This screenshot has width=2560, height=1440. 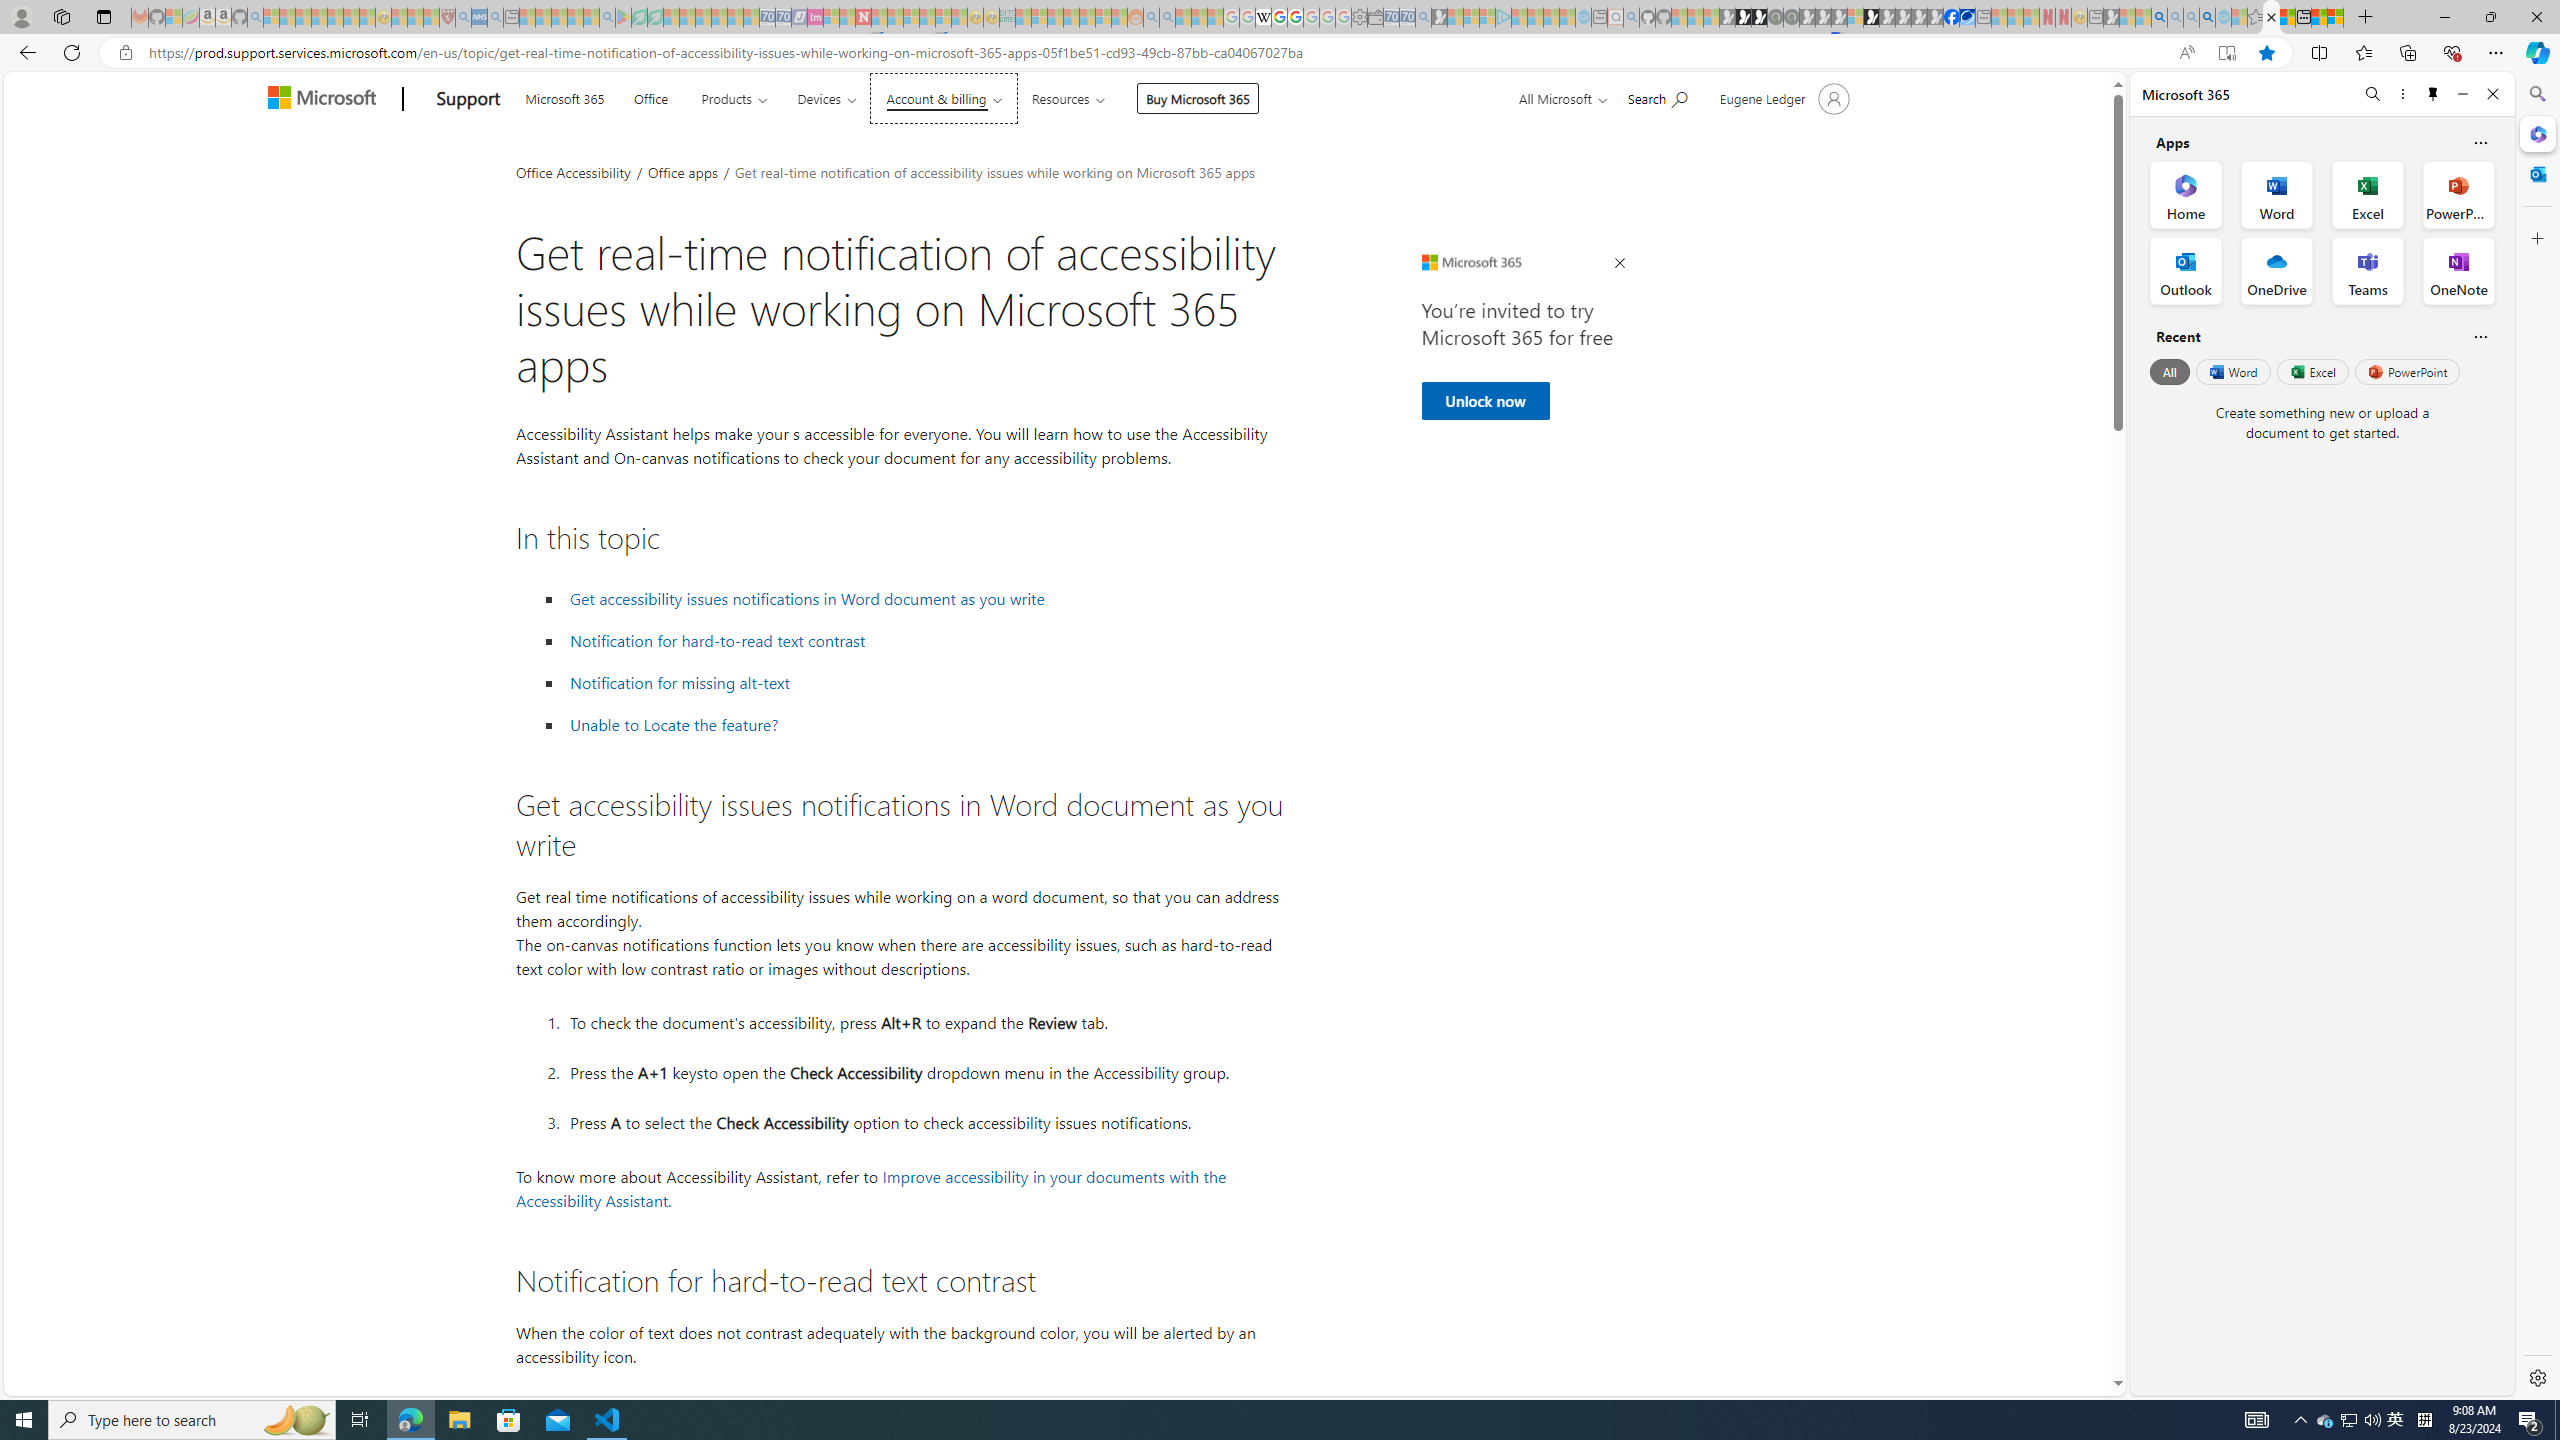 What do you see at coordinates (879, 16) in the screenshot?
I see `'Trusted Community Engagement and Contributions | Guidelines'` at bounding box center [879, 16].